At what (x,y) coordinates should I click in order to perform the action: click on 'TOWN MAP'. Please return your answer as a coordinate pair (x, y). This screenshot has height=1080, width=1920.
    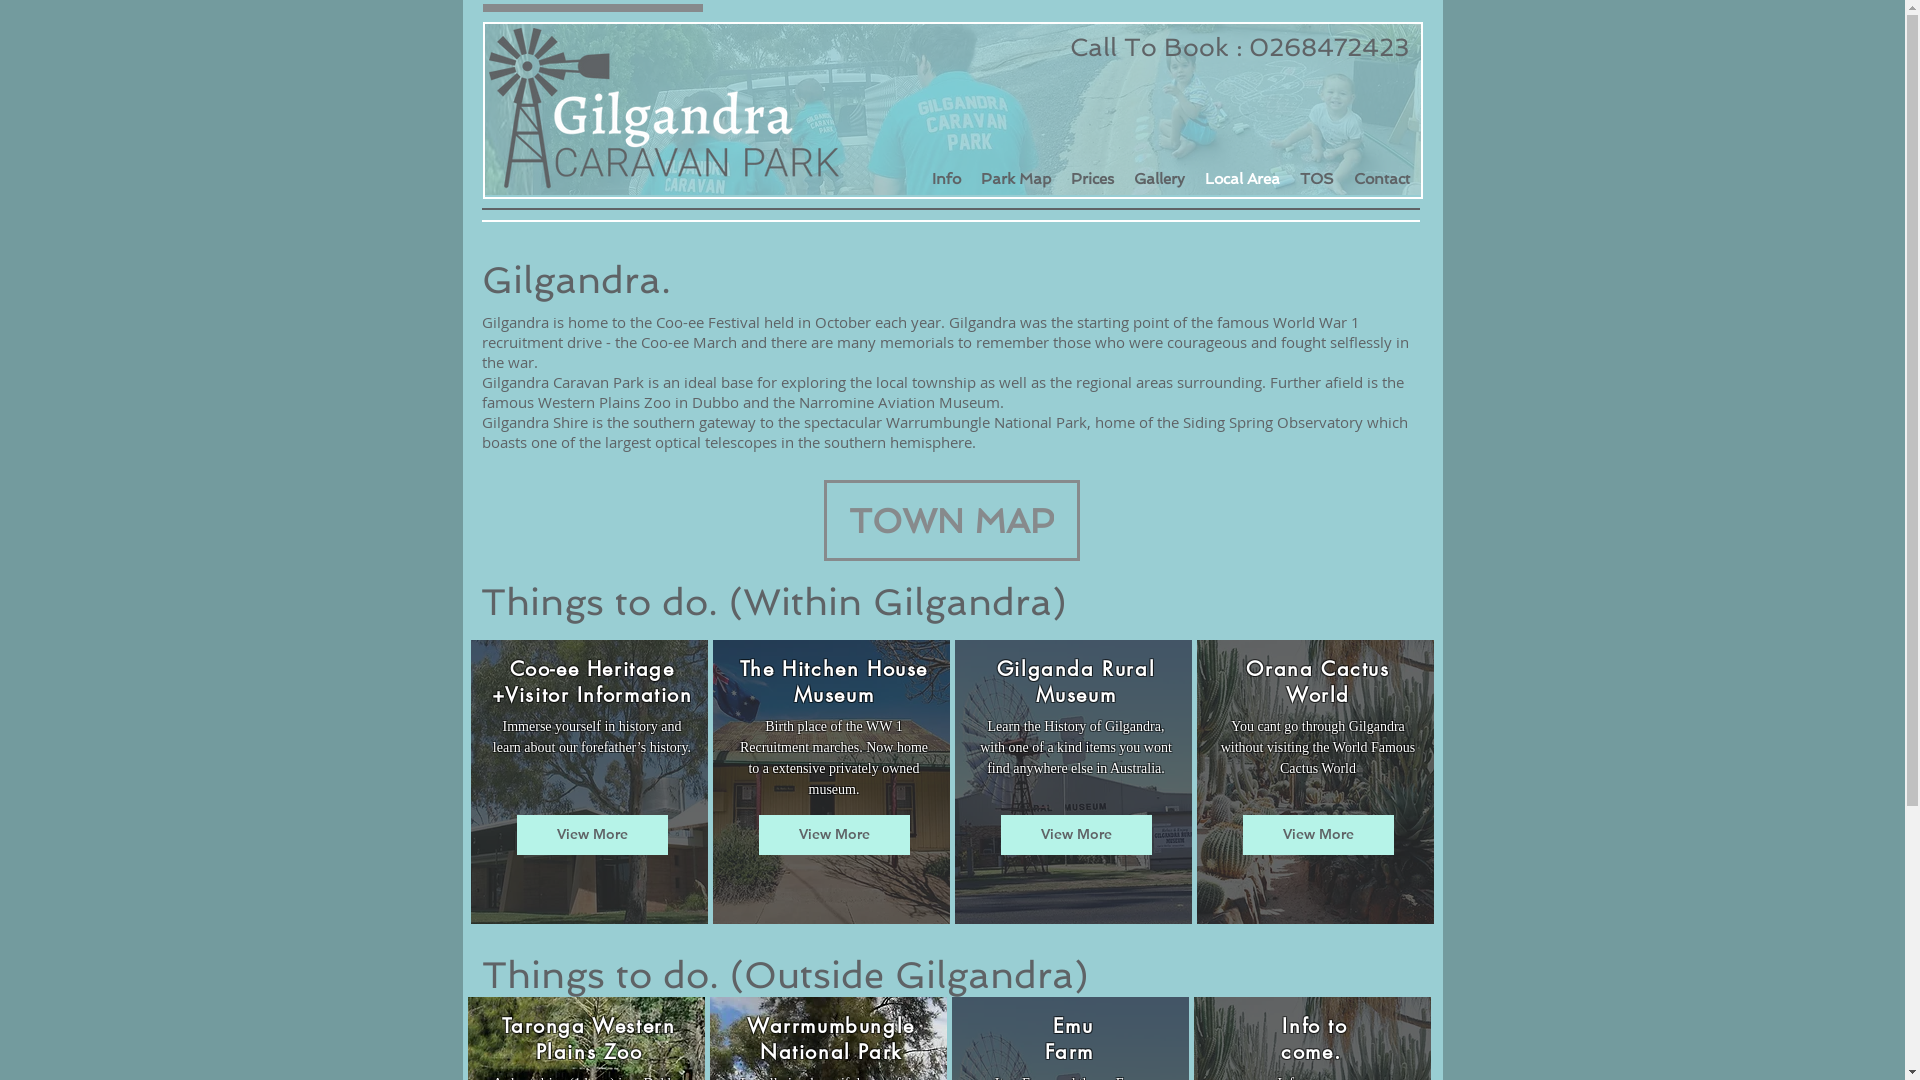
    Looking at the image, I should click on (950, 519).